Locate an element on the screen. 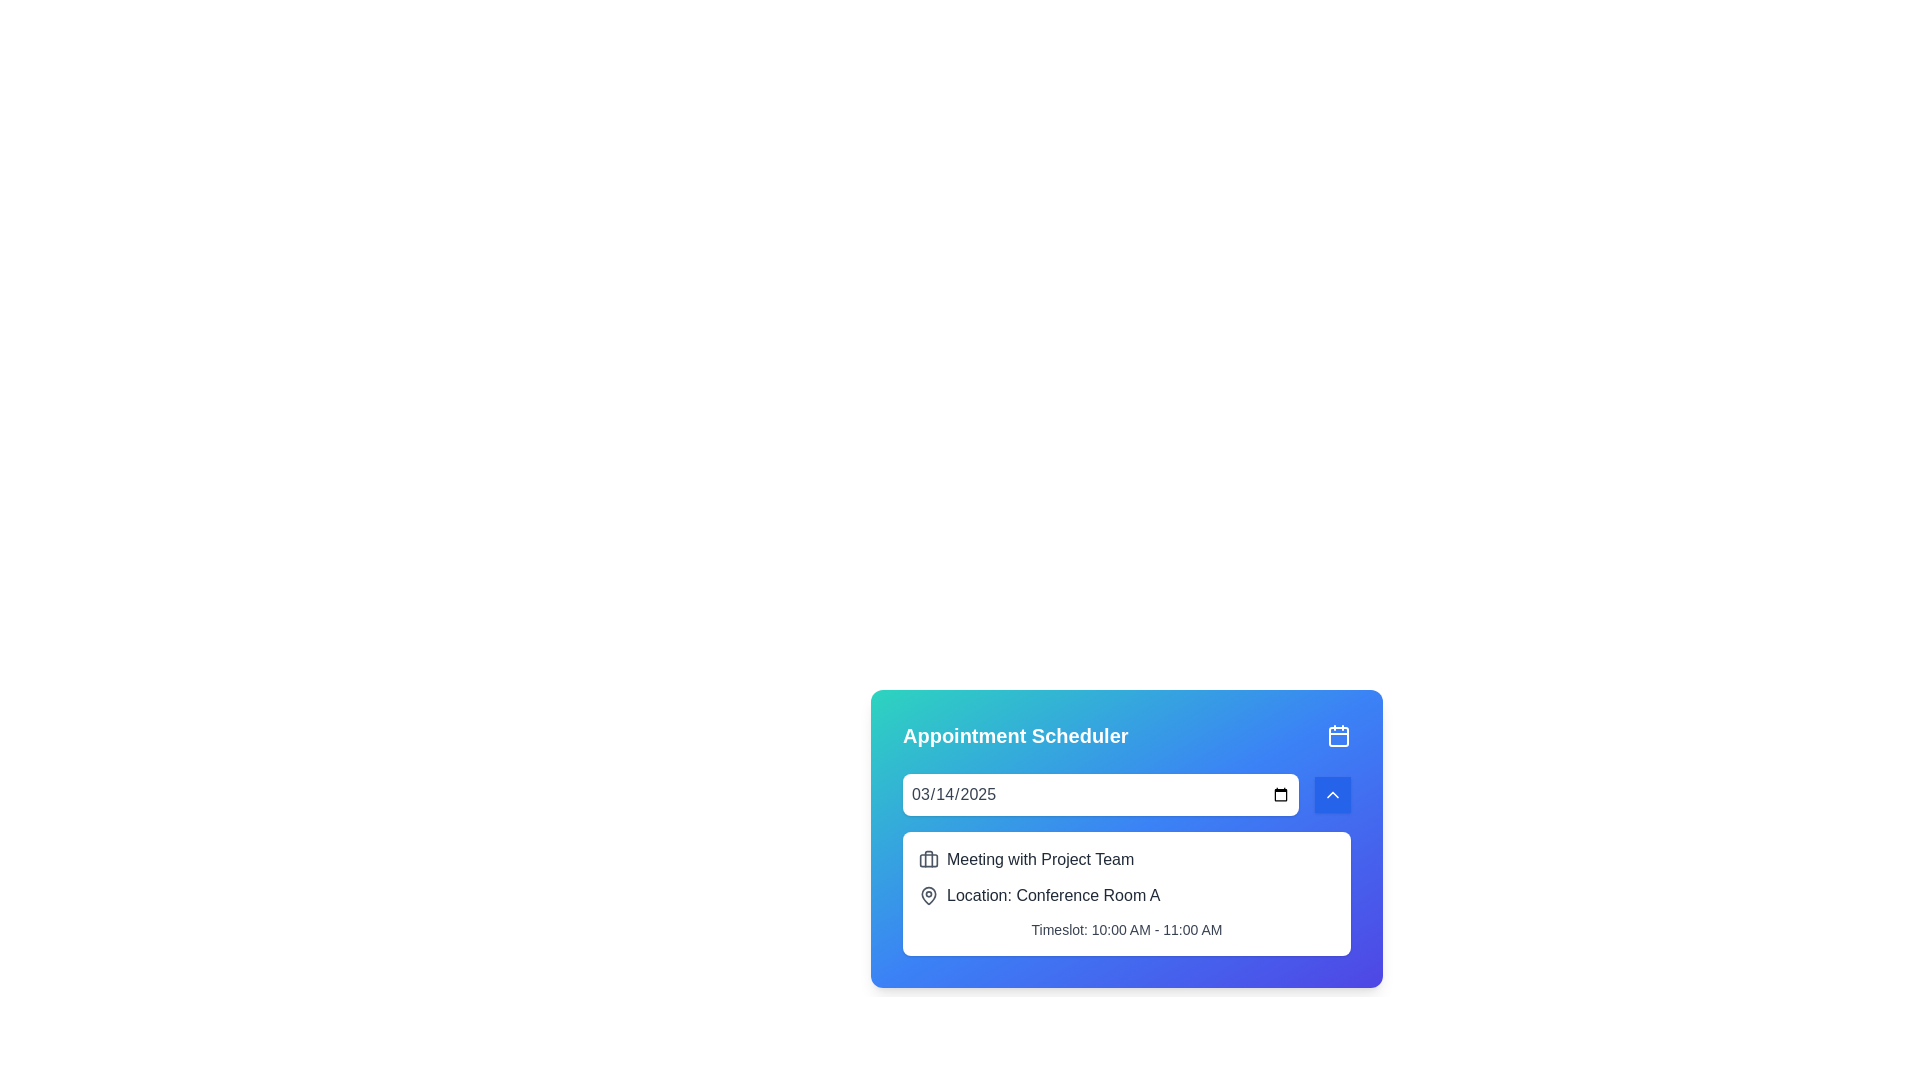  the increment button located to the right of the date input field is located at coordinates (1333, 793).